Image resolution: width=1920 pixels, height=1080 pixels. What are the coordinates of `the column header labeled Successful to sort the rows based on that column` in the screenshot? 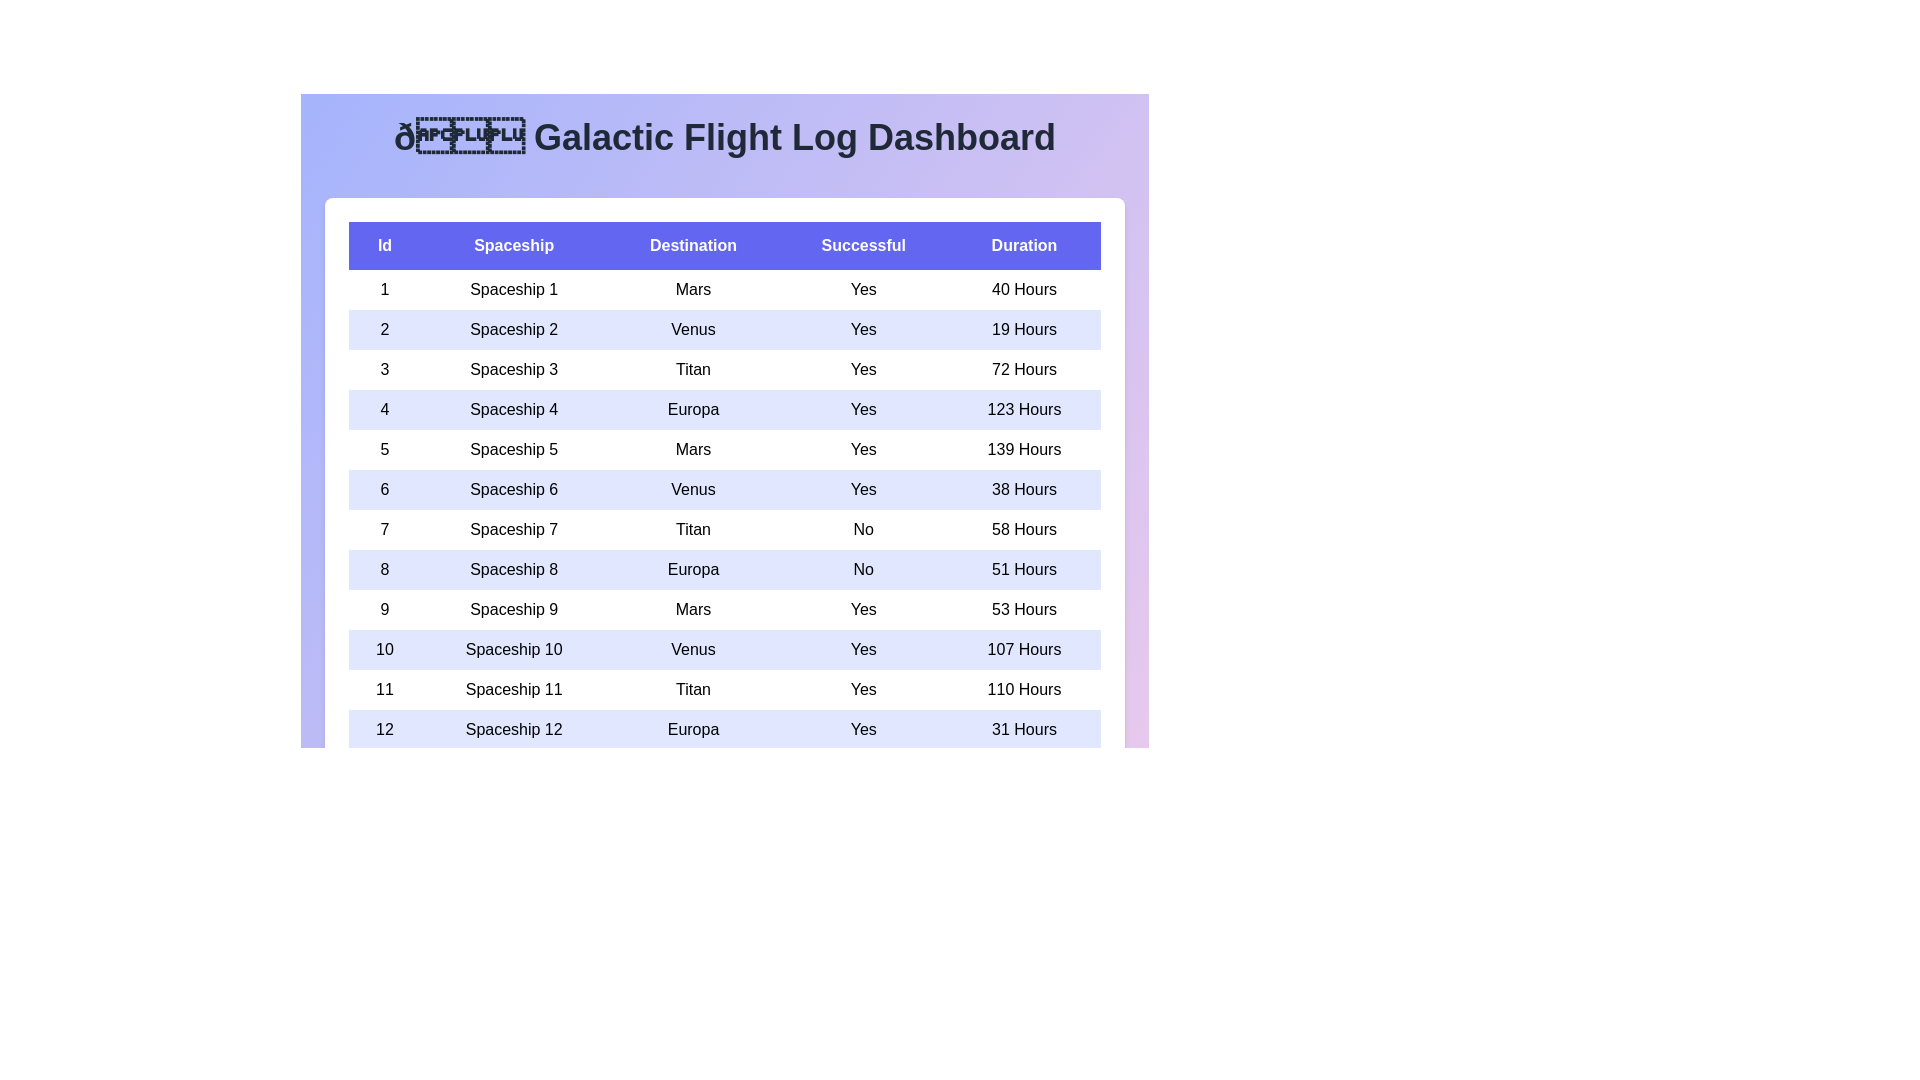 It's located at (863, 245).